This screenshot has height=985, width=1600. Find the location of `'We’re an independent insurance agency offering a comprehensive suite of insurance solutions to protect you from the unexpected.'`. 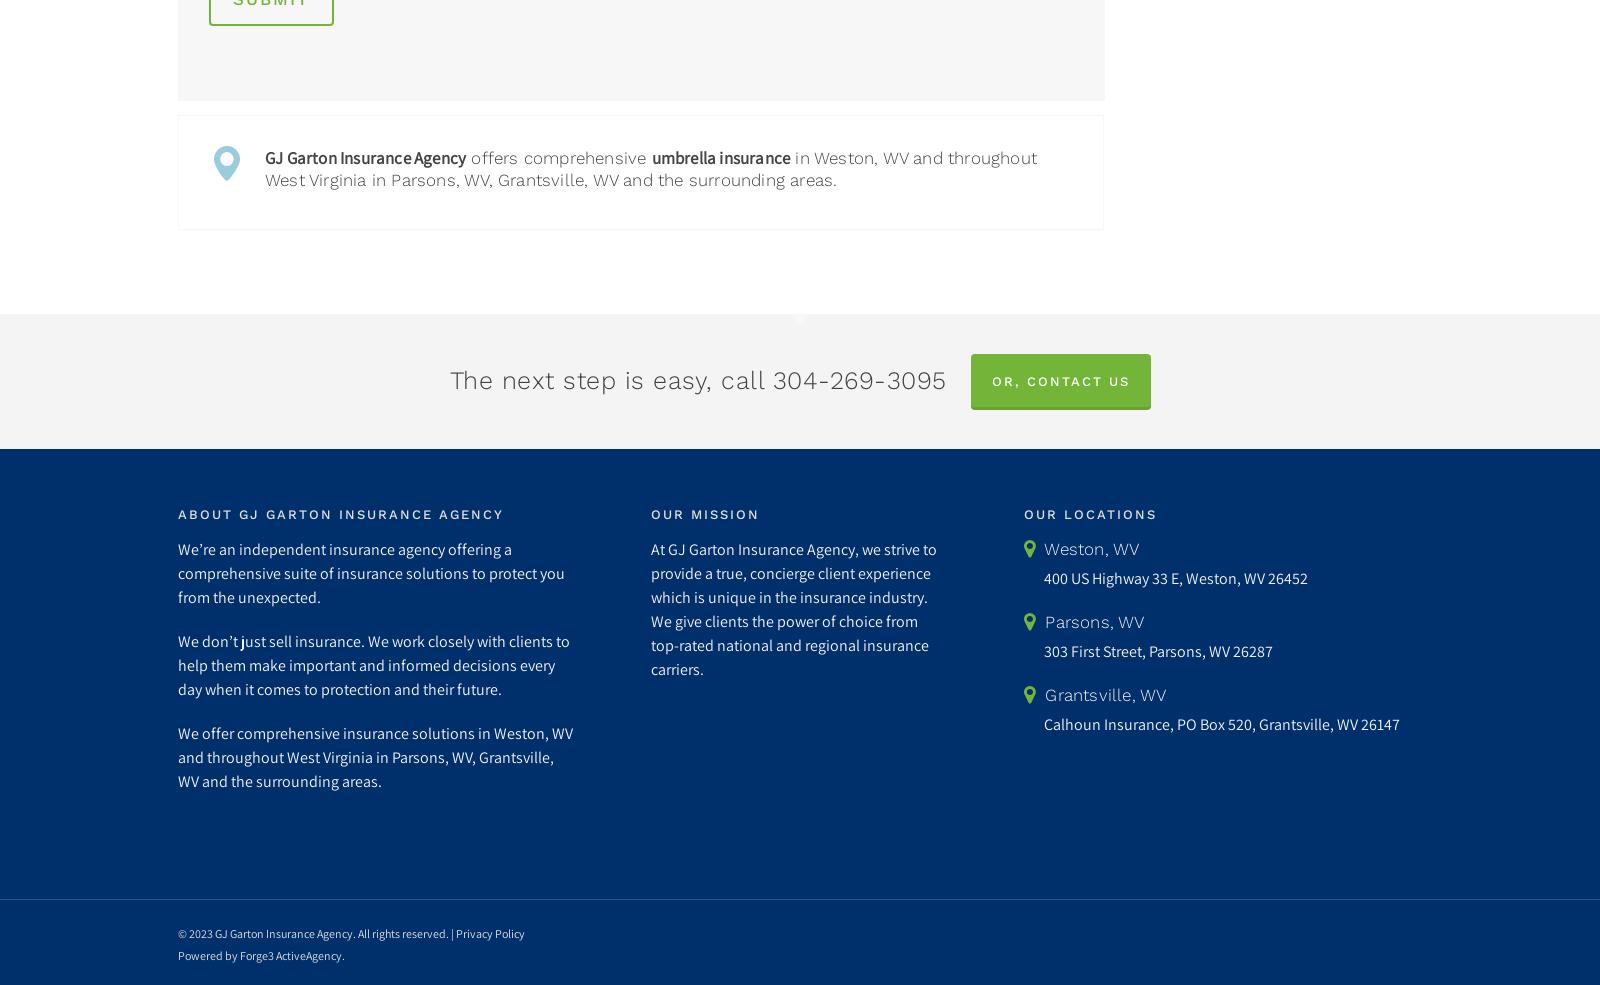

'We’re an independent insurance agency offering a comprehensive suite of insurance solutions to protect you from the unexpected.' is located at coordinates (175, 573).